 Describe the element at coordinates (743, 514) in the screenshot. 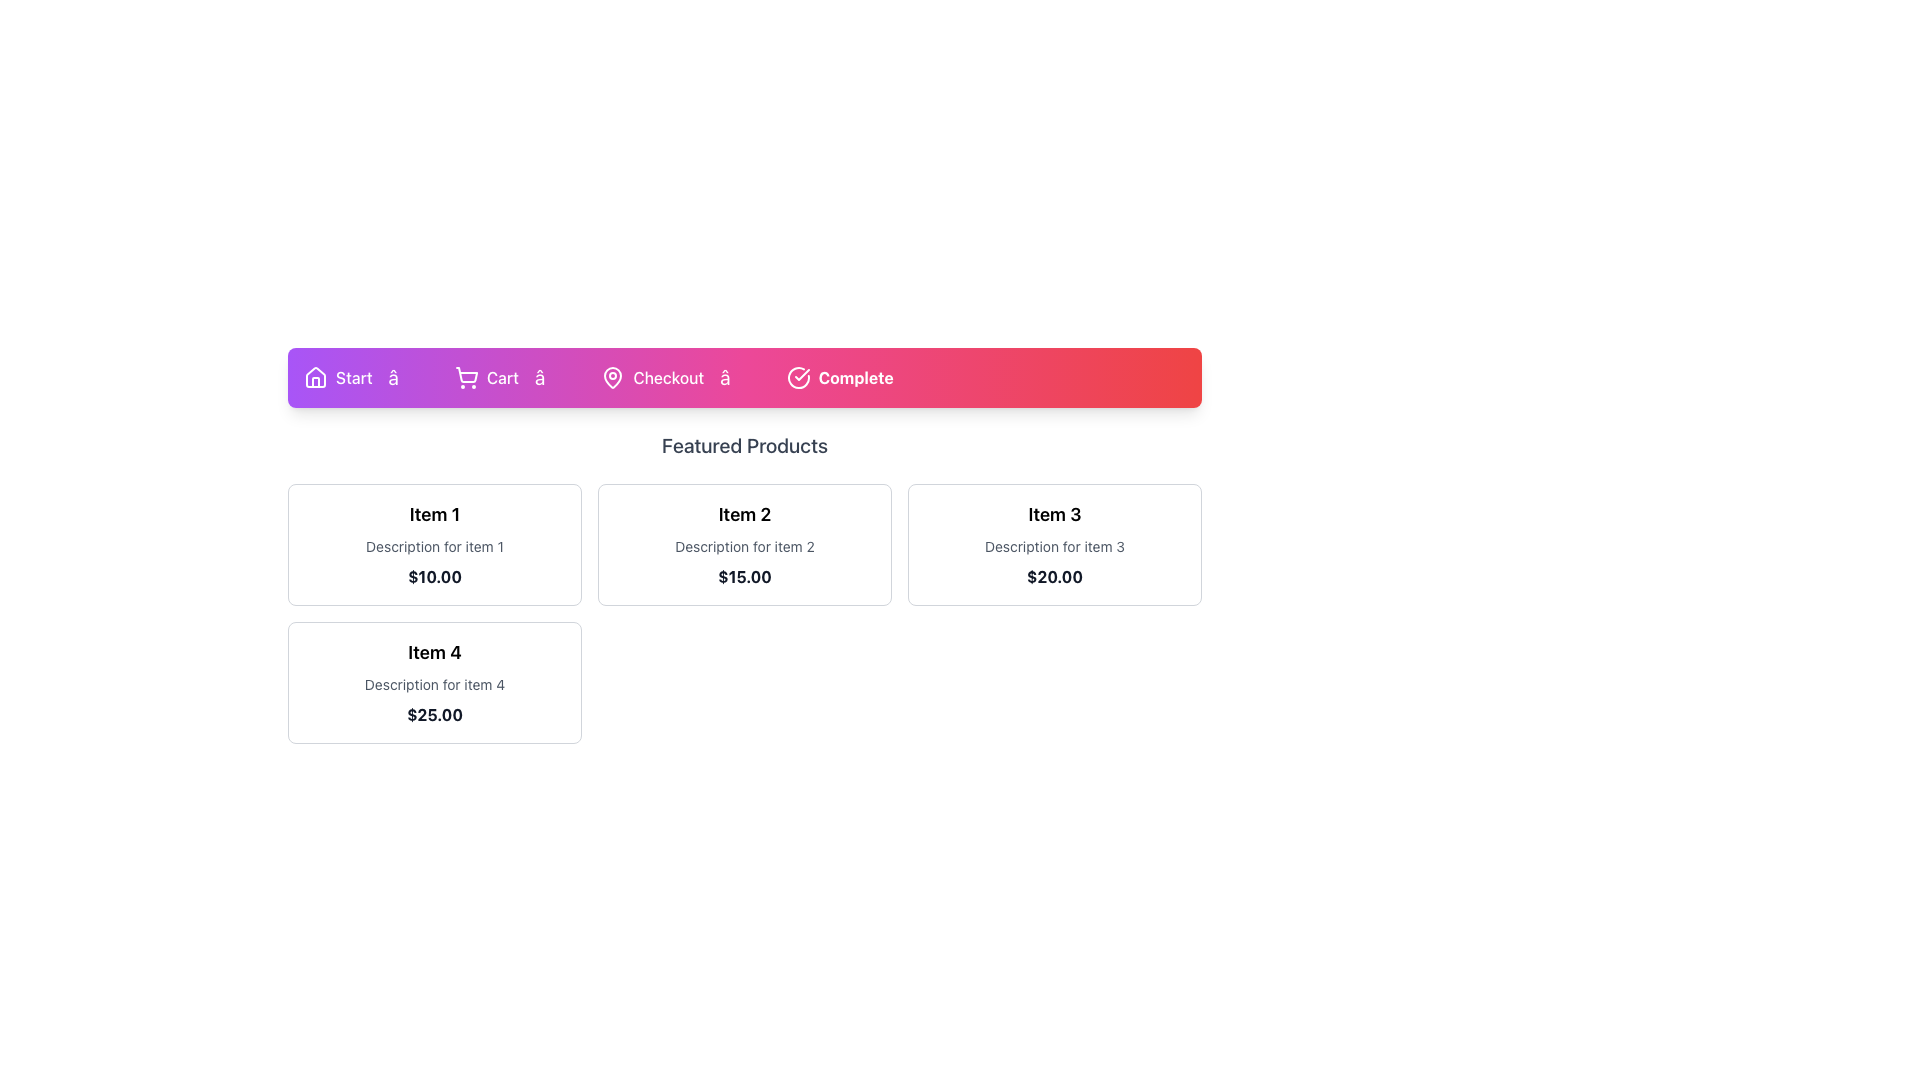

I see `the text label that serves as the title for the product in the second card of a horizontally distributed collection of four product cards` at that location.